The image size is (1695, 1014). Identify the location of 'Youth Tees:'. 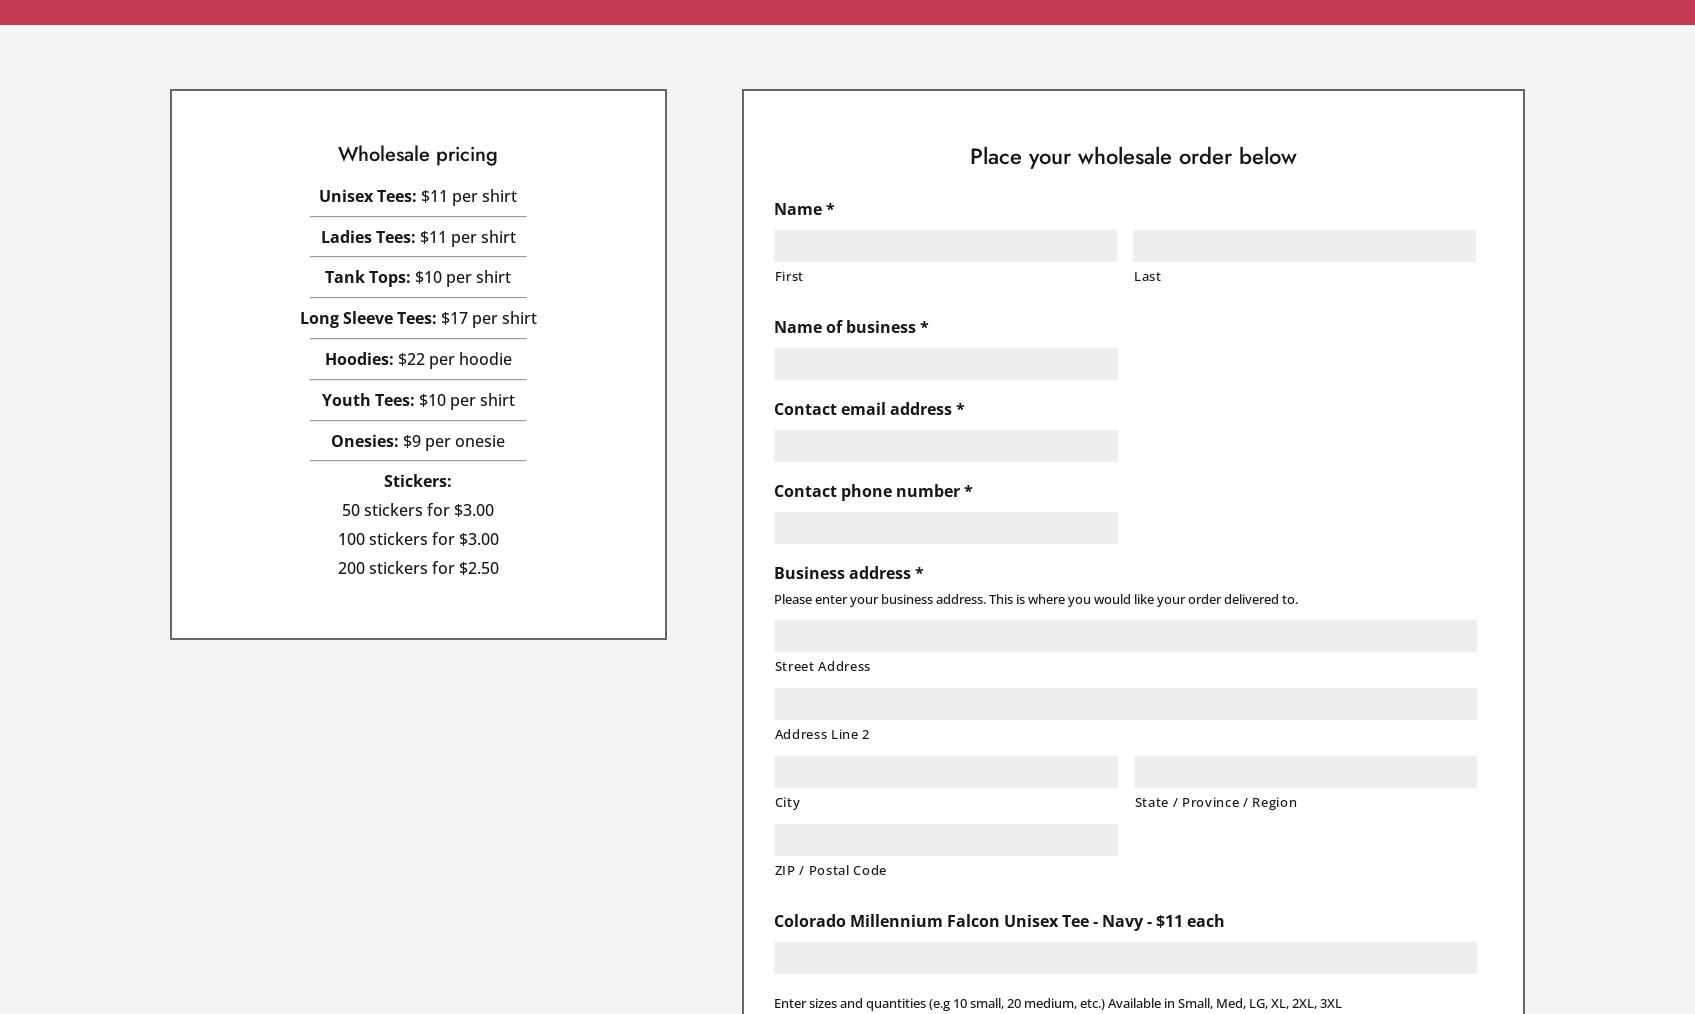
(366, 398).